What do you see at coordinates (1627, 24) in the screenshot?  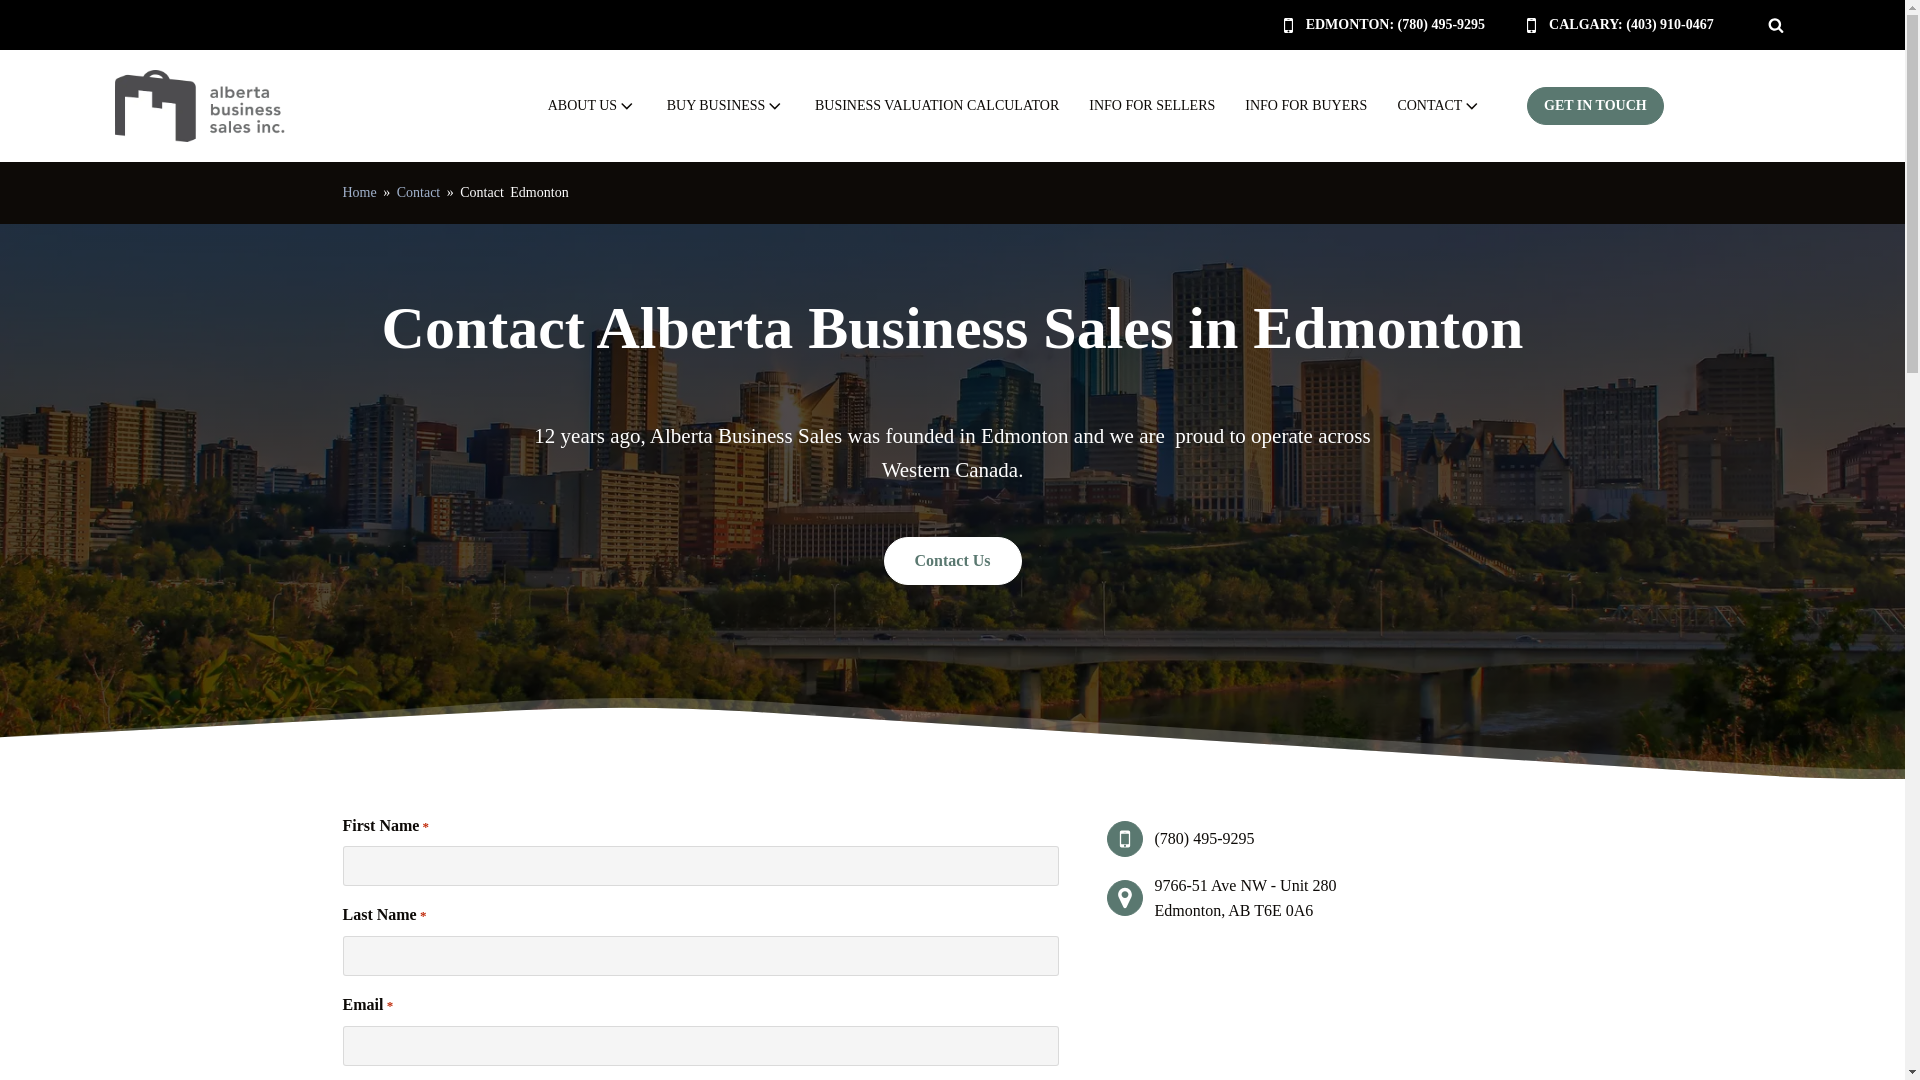 I see `'CALGARY: (403) 910-0467'` at bounding box center [1627, 24].